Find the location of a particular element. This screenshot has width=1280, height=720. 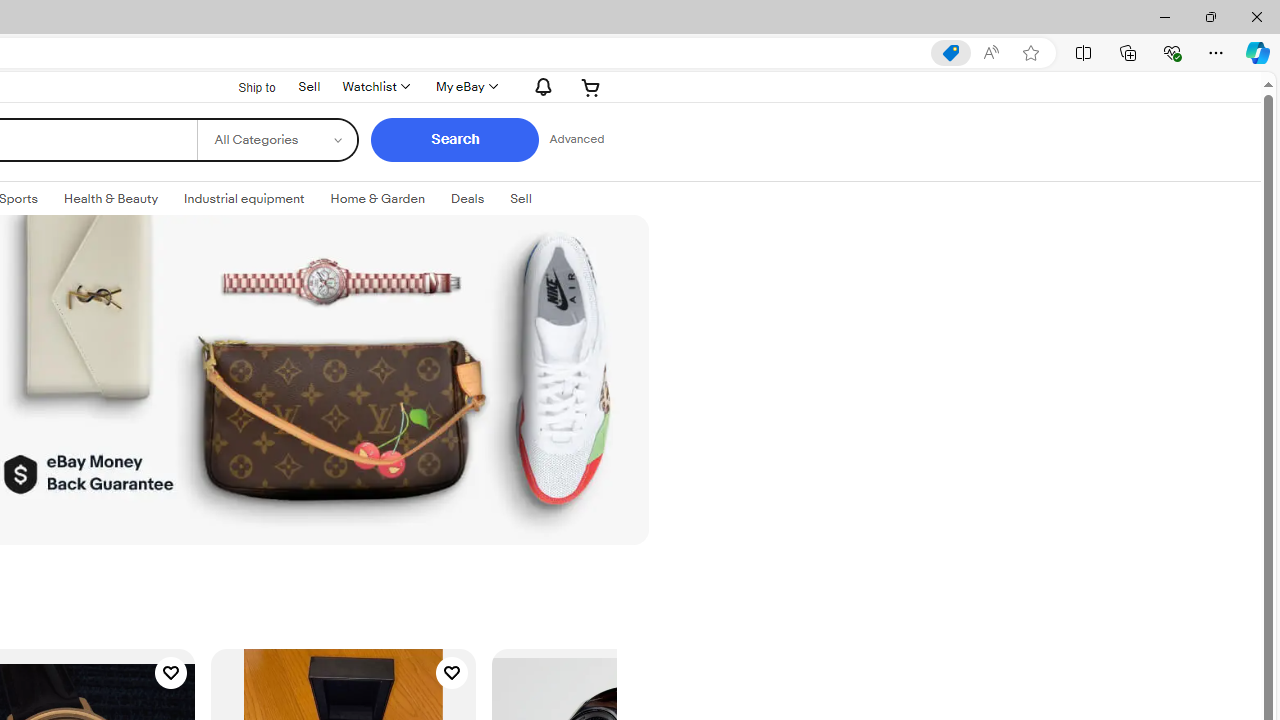

'Class: vl-flyout-nav__js-tab vl-flyout-nav__no-sub' is located at coordinates (466, 199).